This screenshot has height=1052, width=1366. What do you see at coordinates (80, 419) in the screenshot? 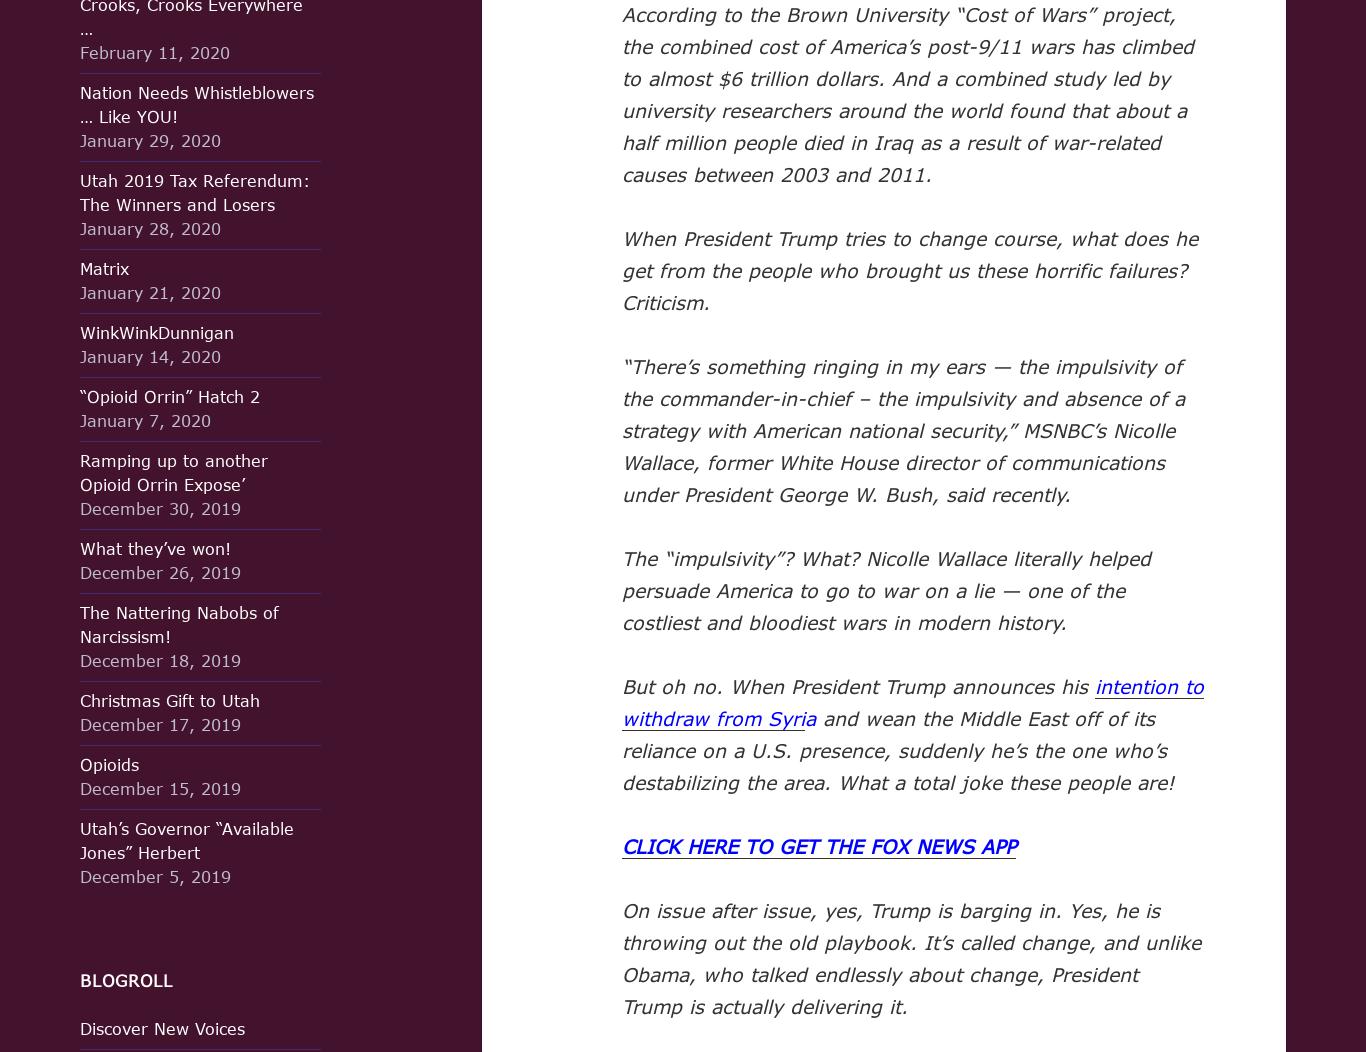
I see `'January 7, 2020'` at bounding box center [80, 419].